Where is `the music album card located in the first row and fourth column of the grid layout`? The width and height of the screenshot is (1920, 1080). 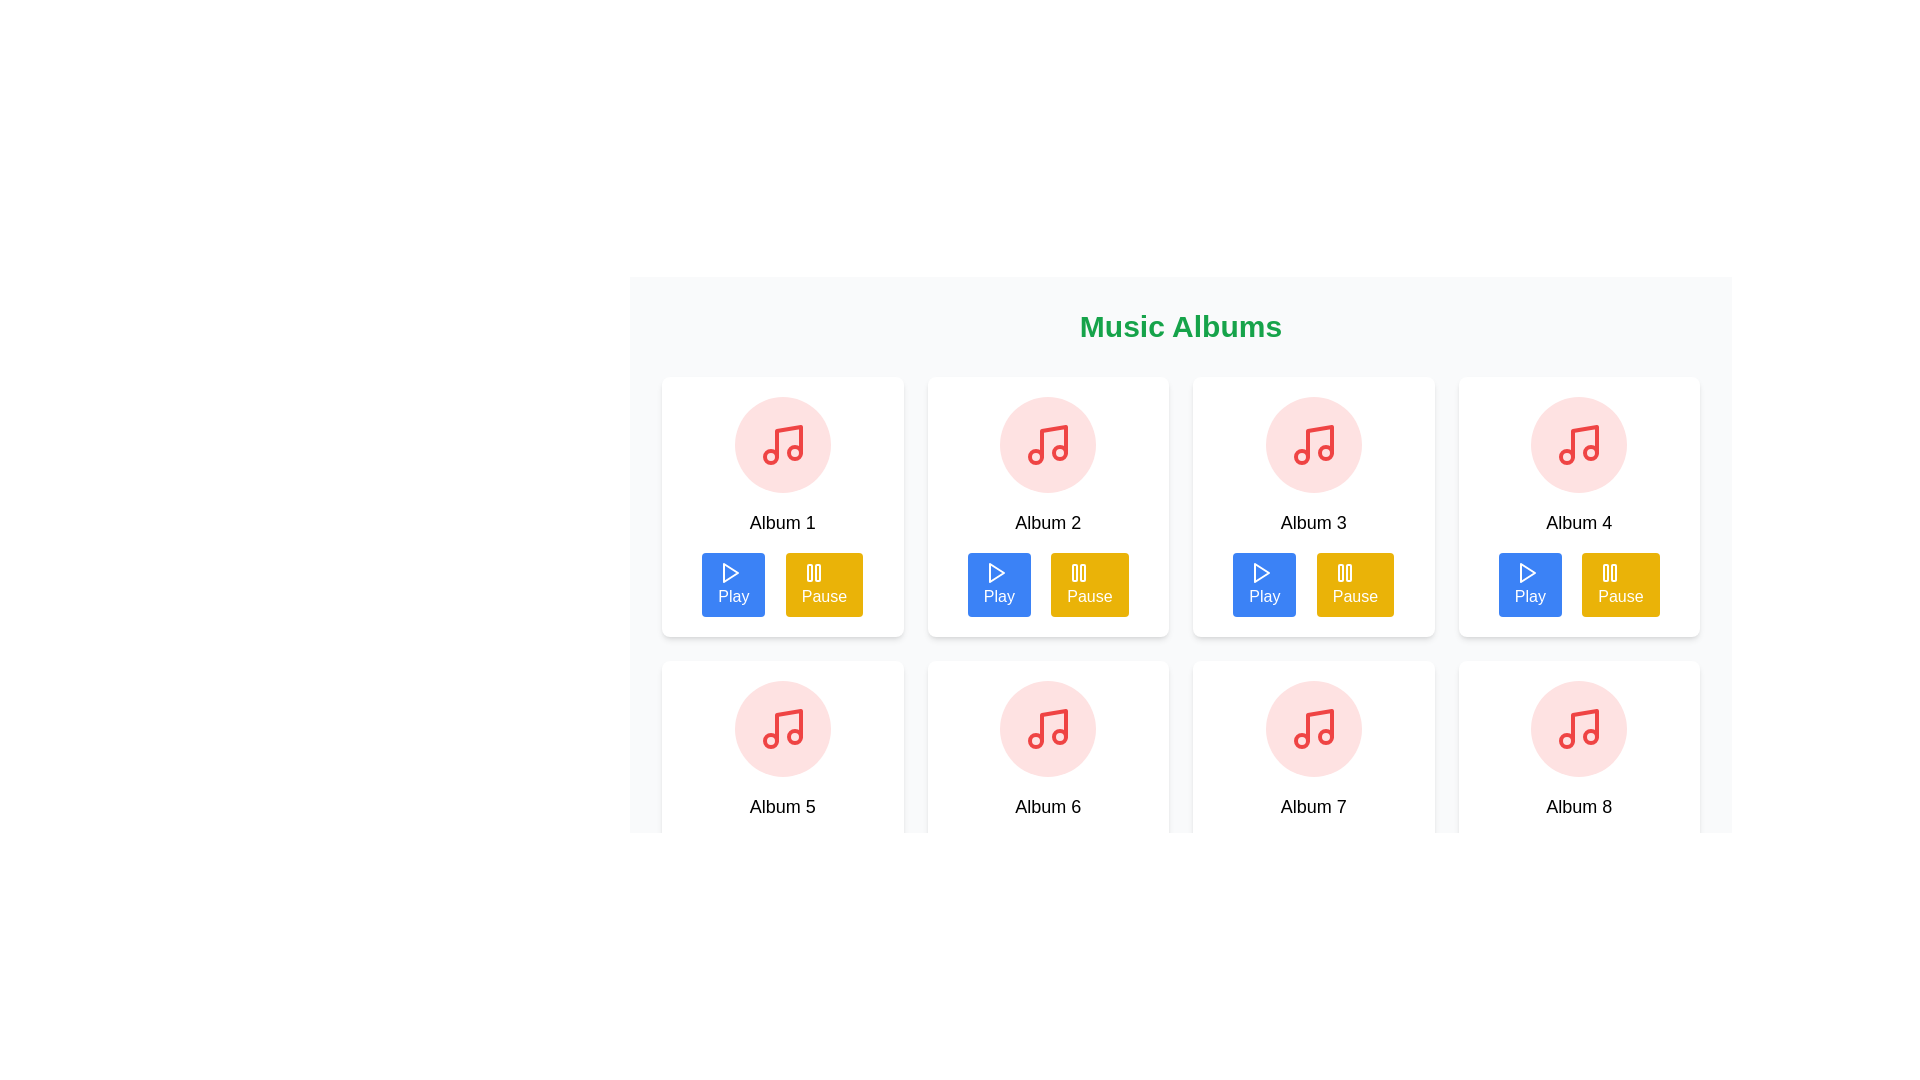 the music album card located in the first row and fourth column of the grid layout is located at coordinates (1578, 505).